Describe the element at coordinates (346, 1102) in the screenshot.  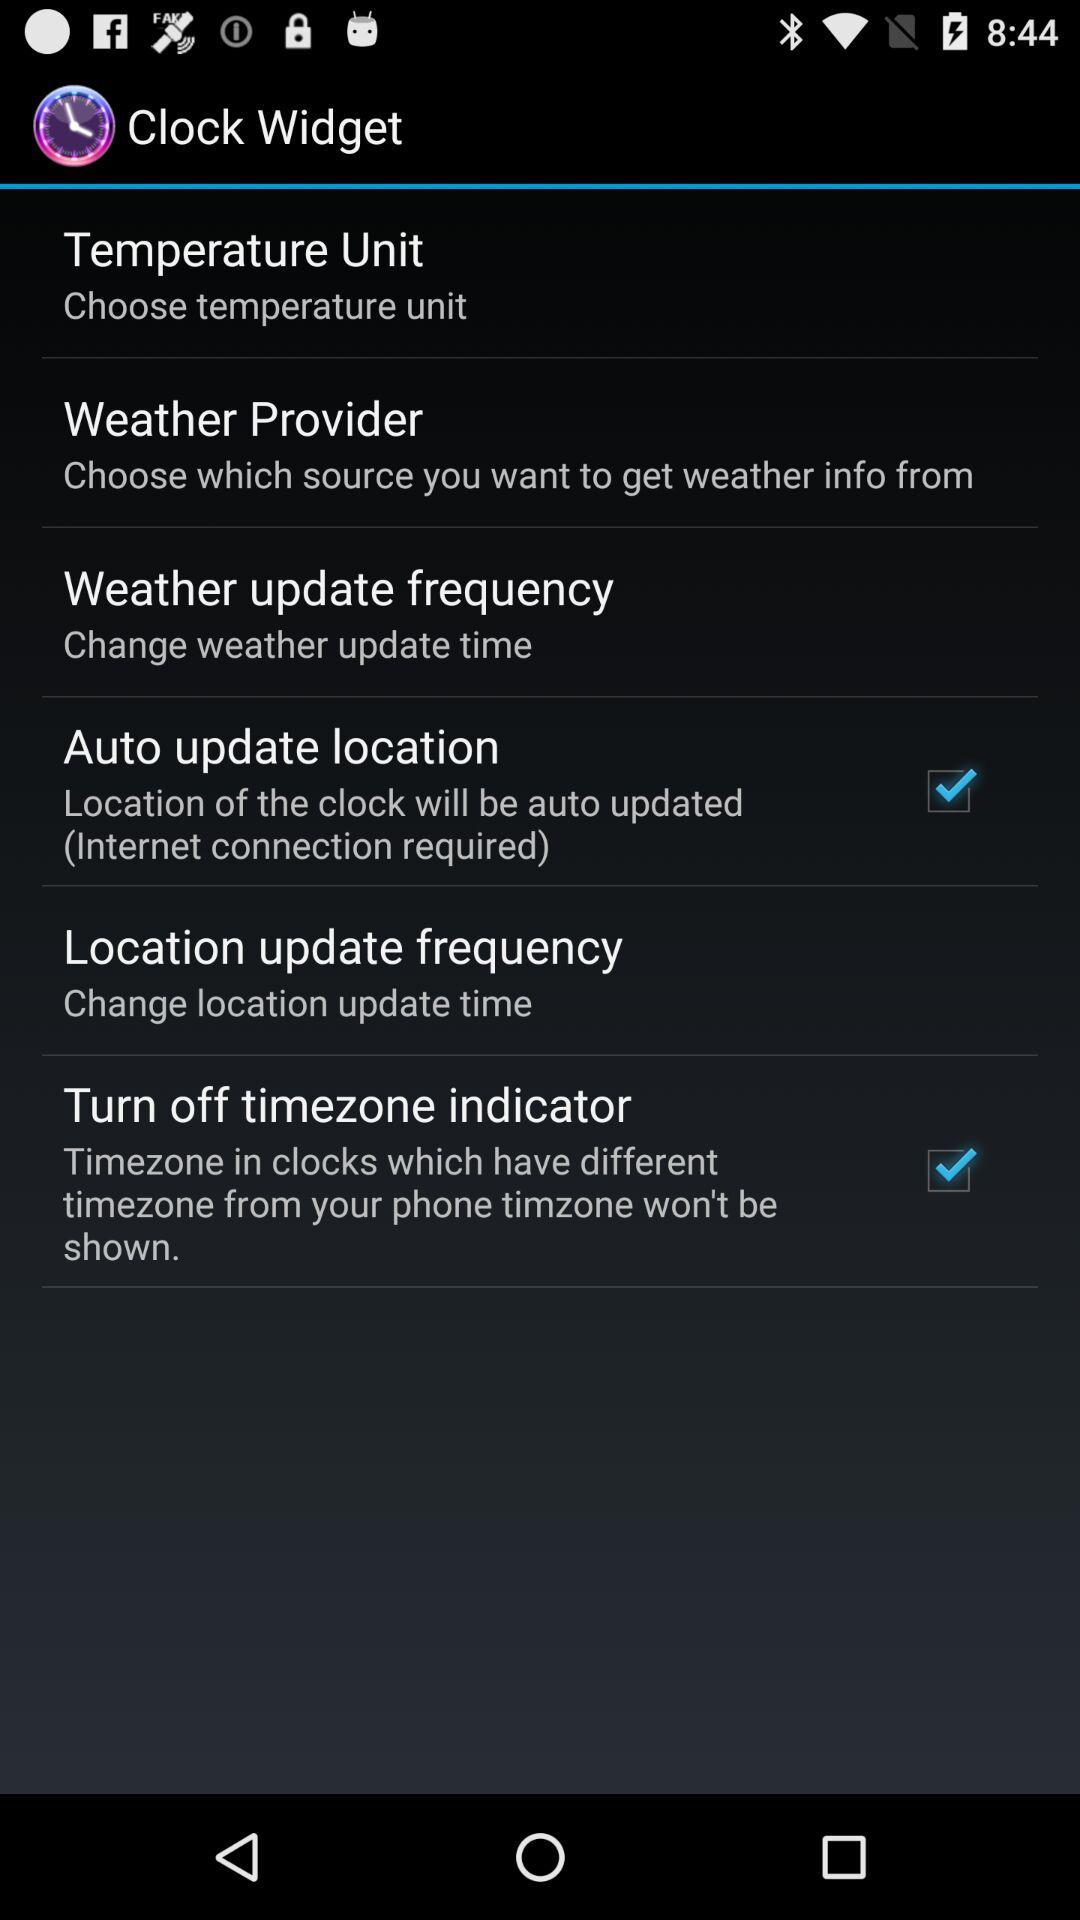
I see `the icon below the change location update` at that location.